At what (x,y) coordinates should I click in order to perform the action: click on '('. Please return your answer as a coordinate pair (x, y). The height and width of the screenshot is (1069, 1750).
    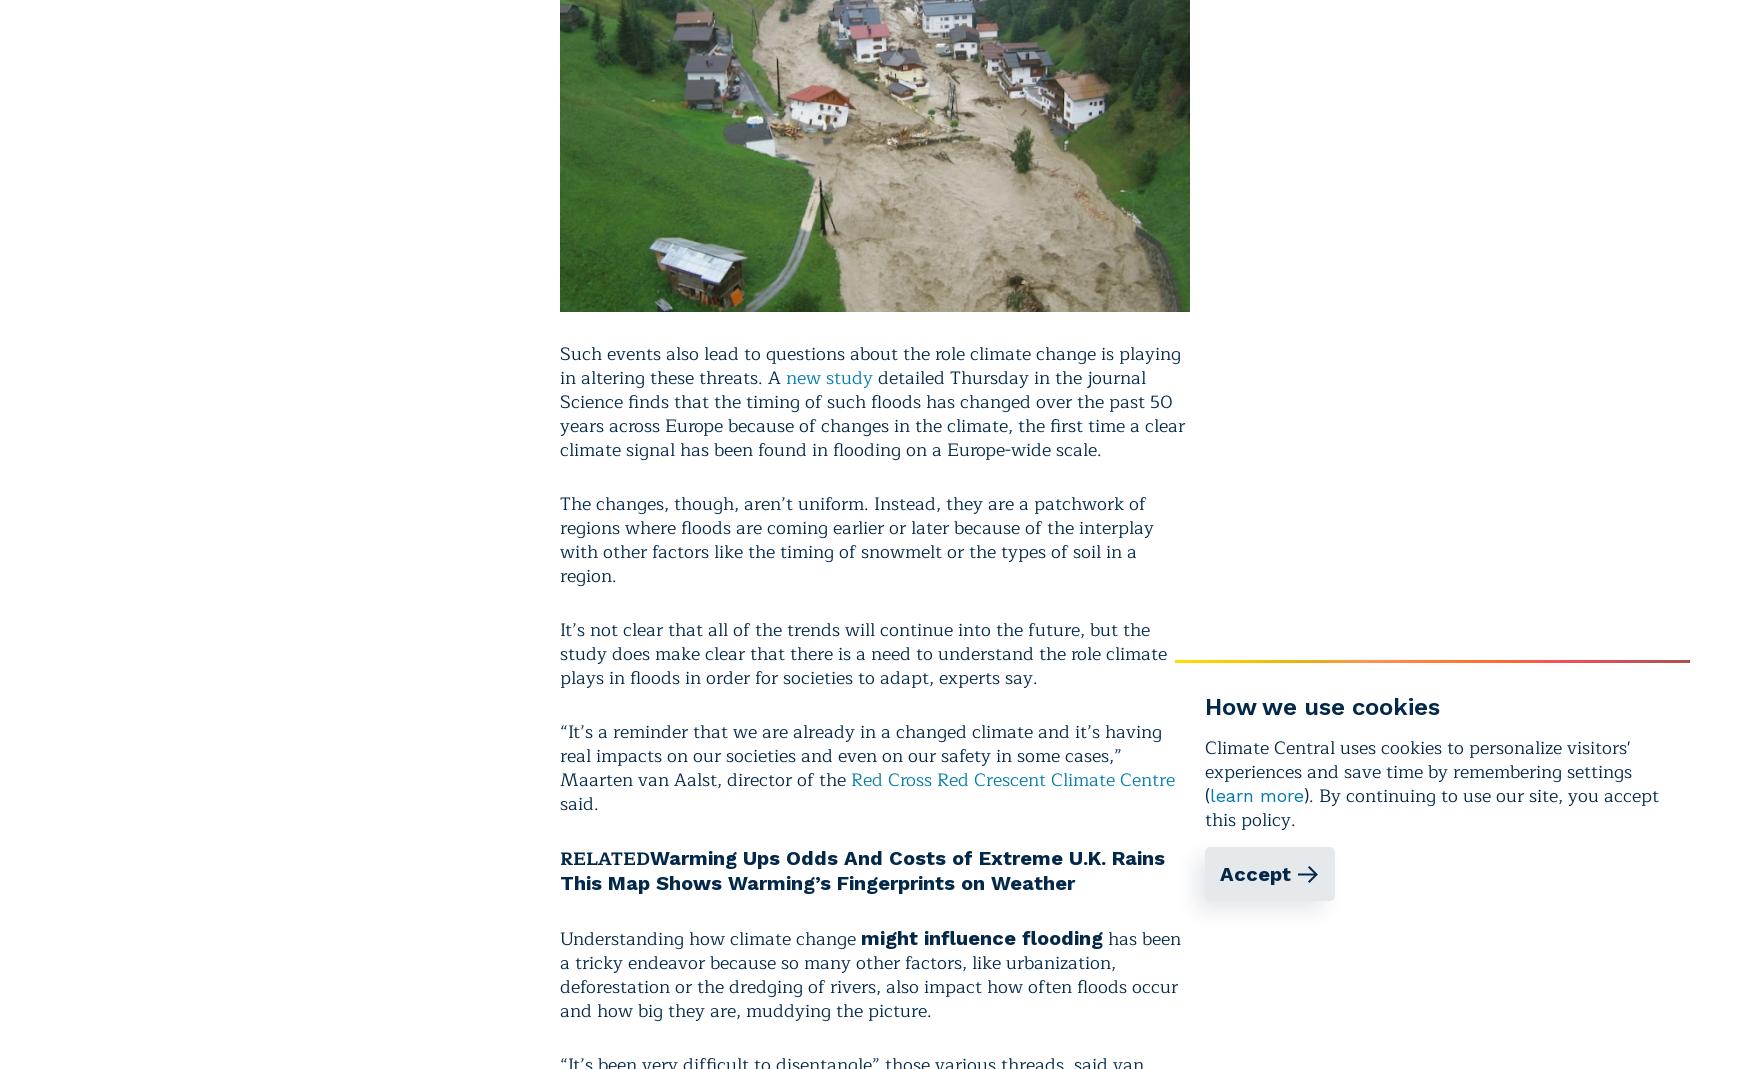
    Looking at the image, I should click on (1207, 795).